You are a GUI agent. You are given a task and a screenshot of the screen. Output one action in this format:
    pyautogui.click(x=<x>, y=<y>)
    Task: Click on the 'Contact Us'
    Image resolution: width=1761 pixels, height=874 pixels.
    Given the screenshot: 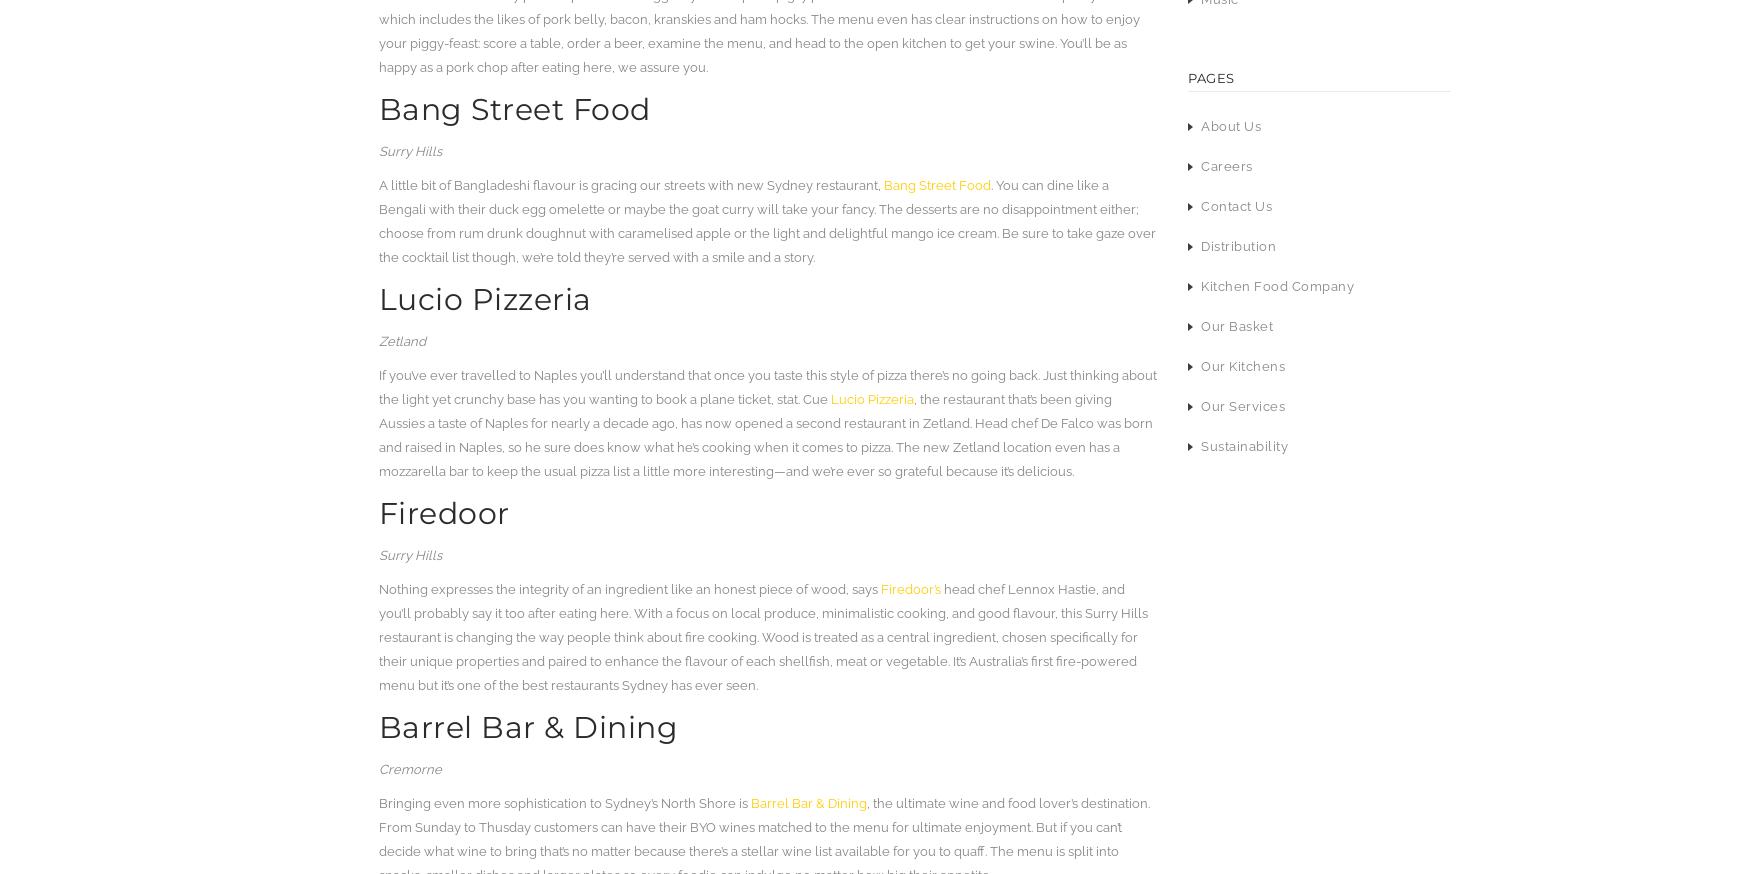 What is the action you would take?
    pyautogui.click(x=1236, y=205)
    